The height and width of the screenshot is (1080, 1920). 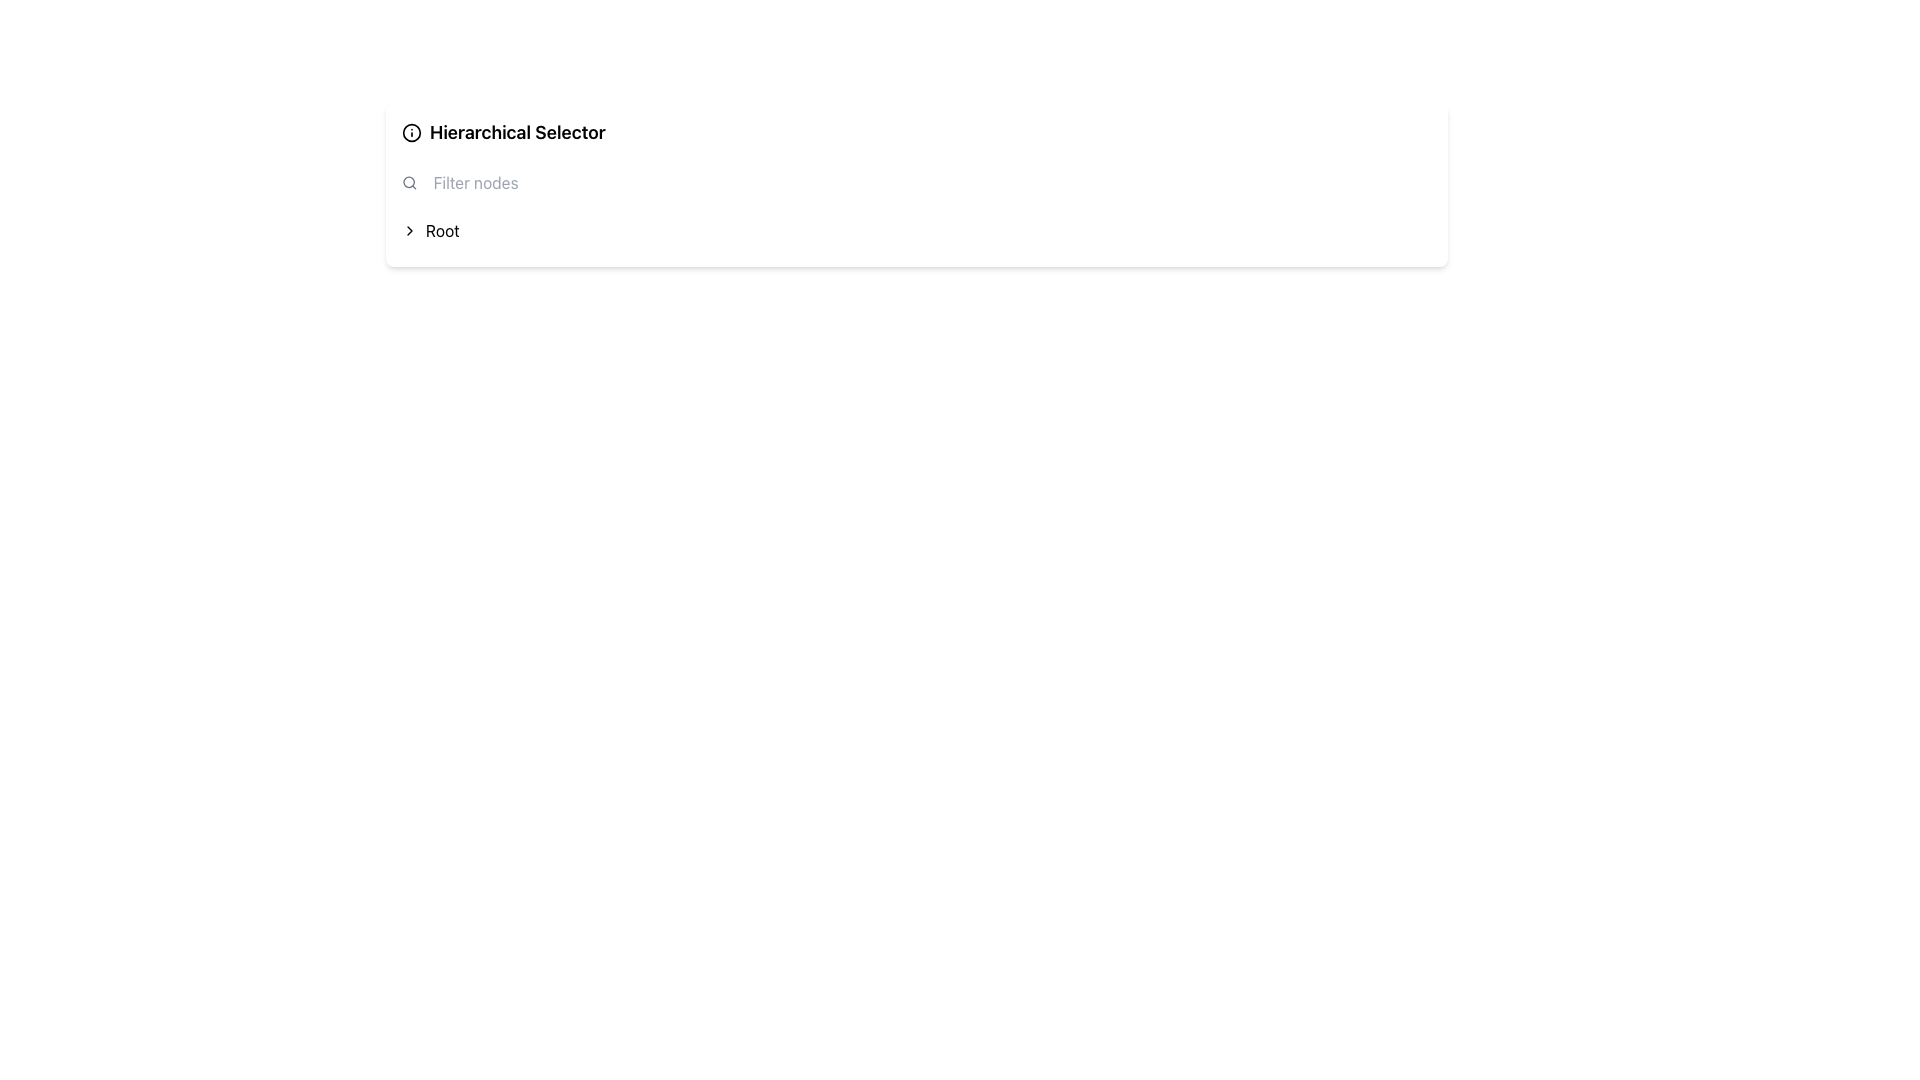 I want to click on the informational icon located immediately to the left of the 'Hierarchical Selector' text at the top of its section, so click(x=411, y=132).